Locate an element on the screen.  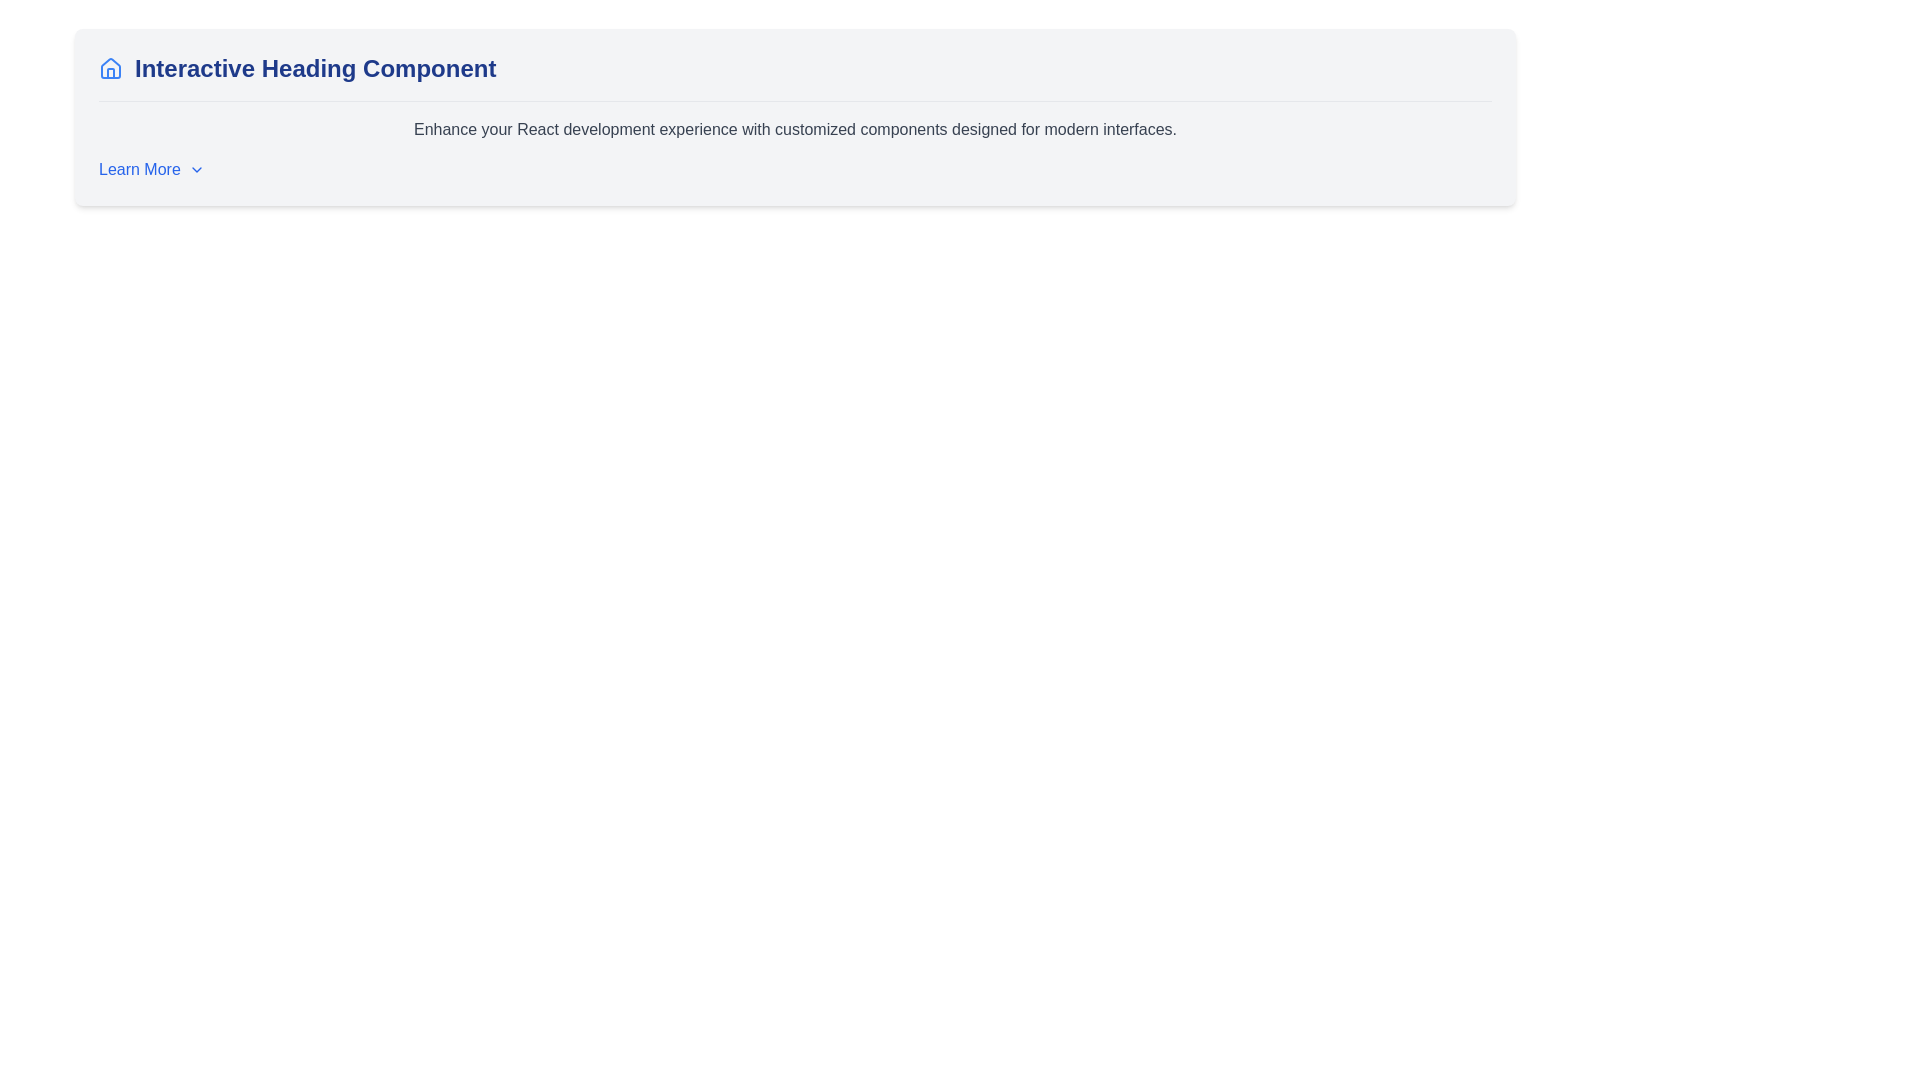
the door element of the house icon, which is represented by a vertical rectangular shape in the lower central part of the SVG icon is located at coordinates (109, 72).